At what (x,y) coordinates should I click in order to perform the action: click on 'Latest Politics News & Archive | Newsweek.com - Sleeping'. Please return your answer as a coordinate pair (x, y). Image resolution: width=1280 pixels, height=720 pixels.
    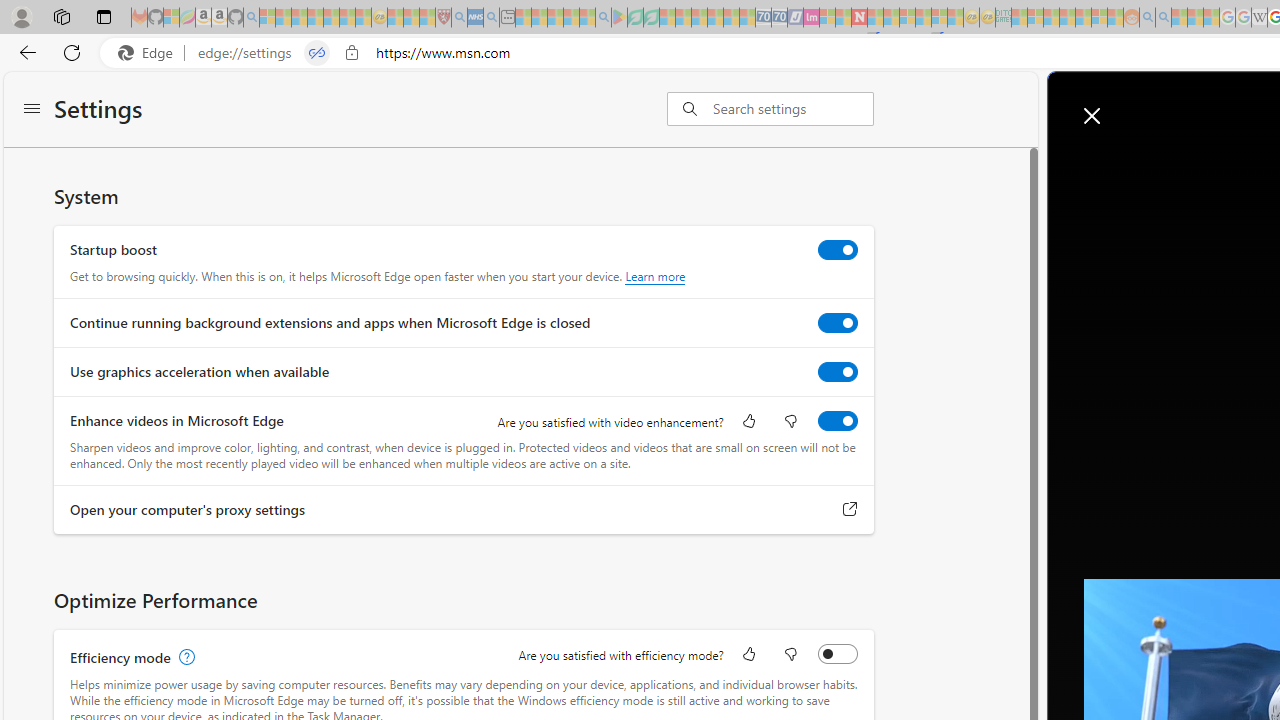
    Looking at the image, I should click on (859, 17).